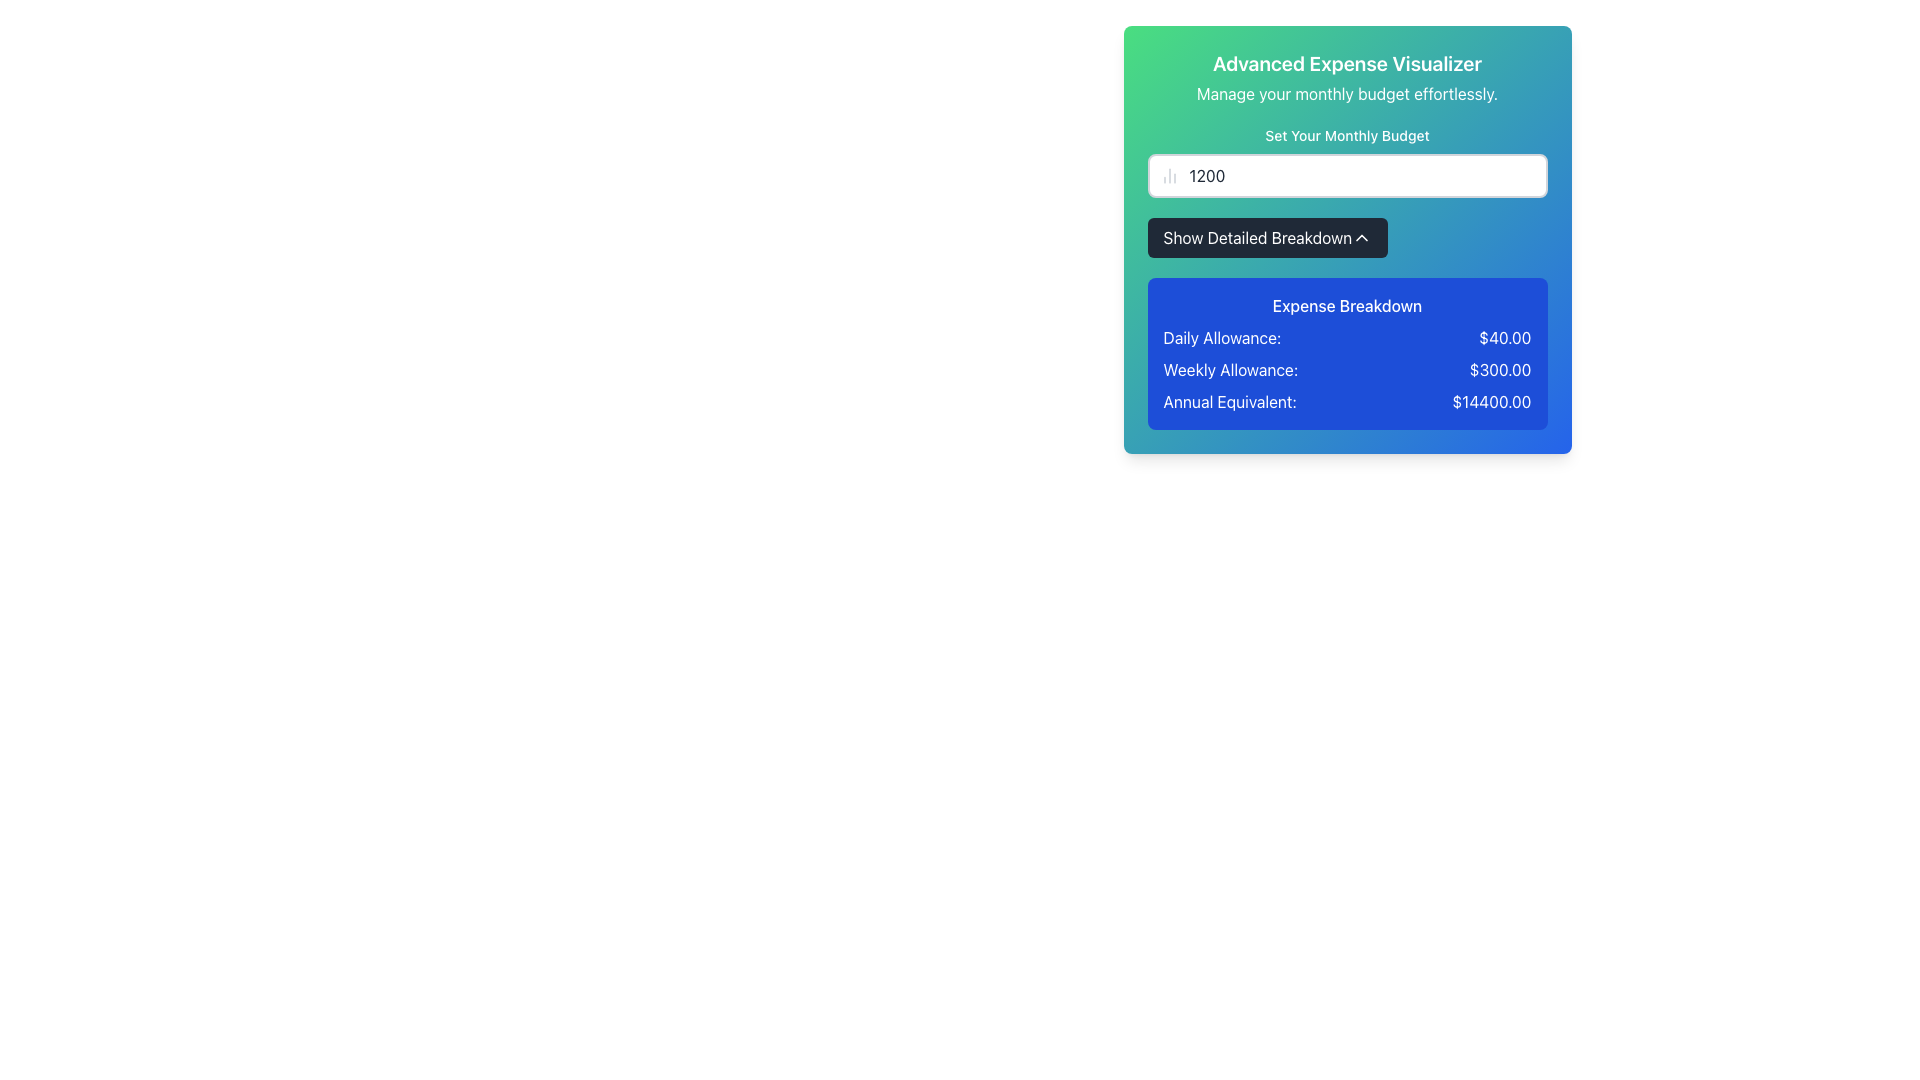 Image resolution: width=1920 pixels, height=1080 pixels. I want to click on the text display showing the value '$40.00' in bold white font on a blue background, located in the 'Expense Breakdown' section, aligned with 'Daily Allowance:', so click(1505, 337).